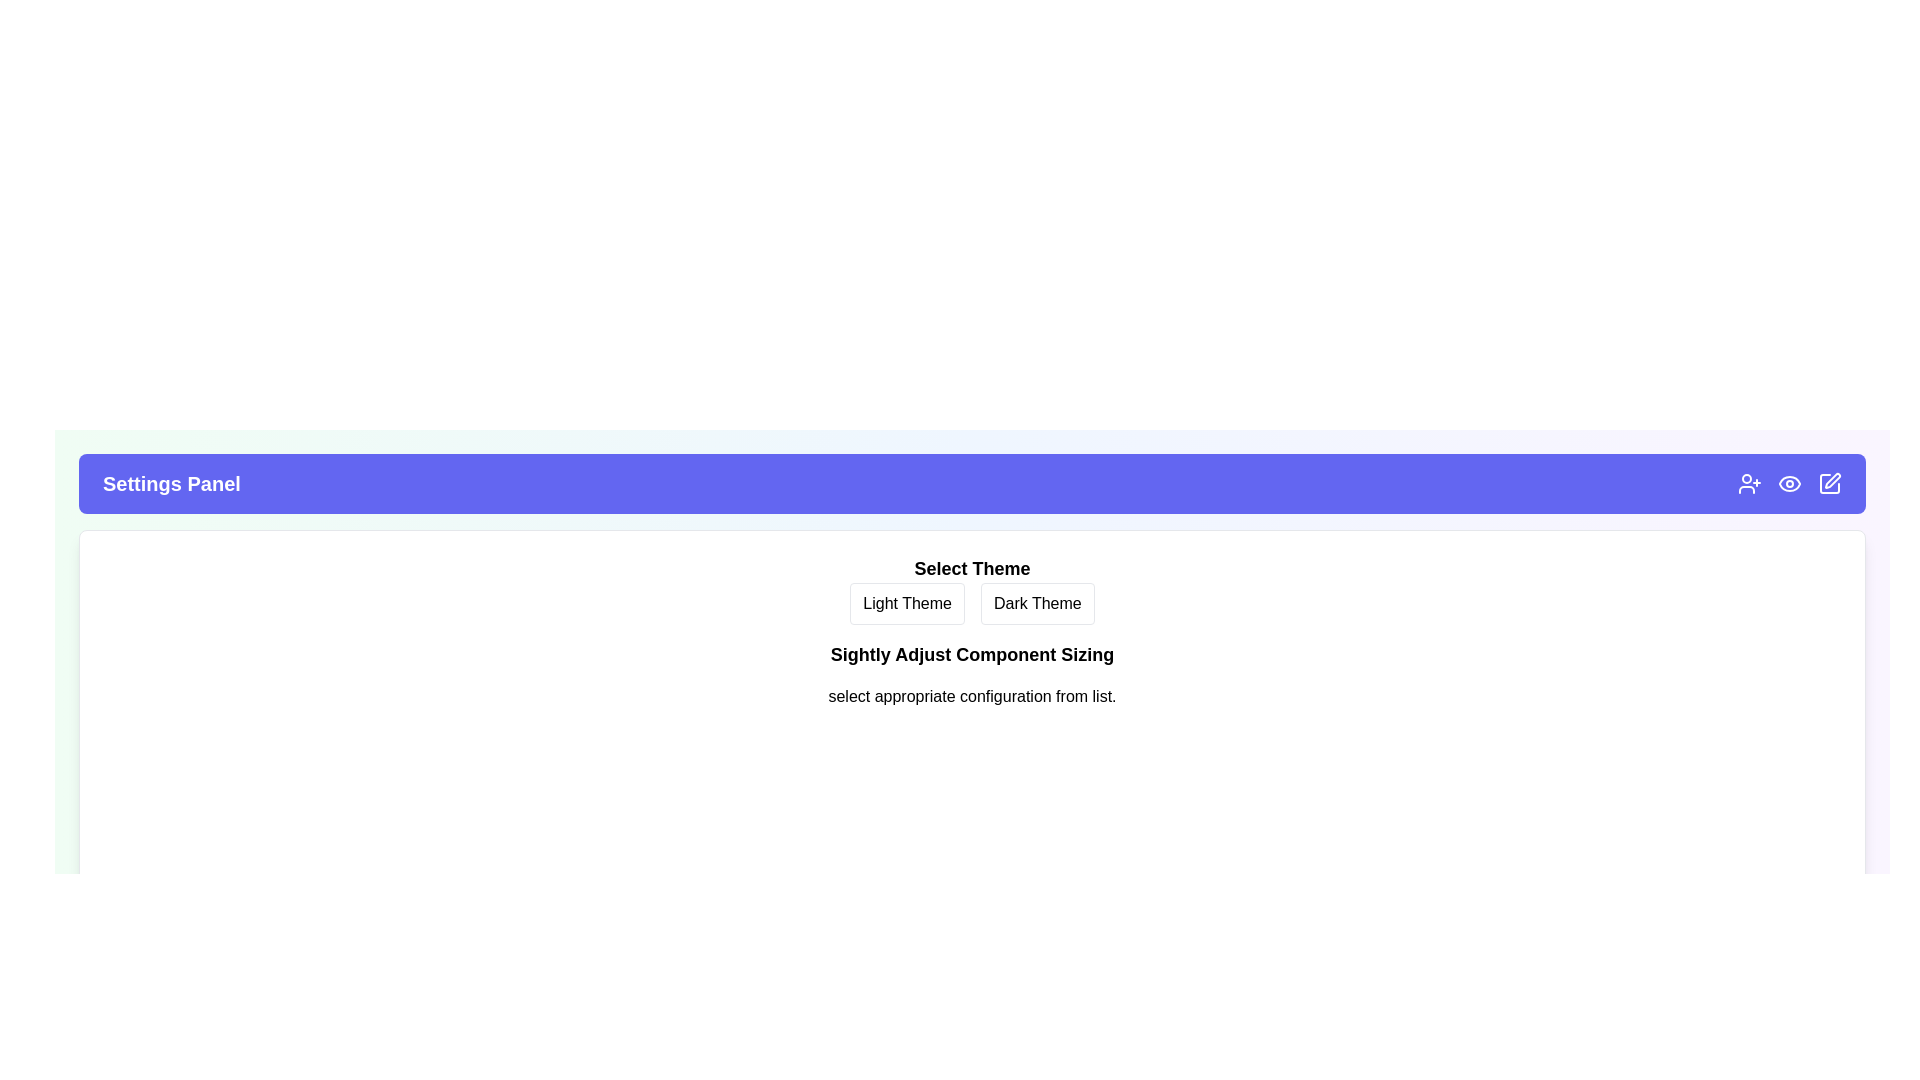  Describe the element at coordinates (1833, 481) in the screenshot. I see `the graphic icon resembling a pen within a square located in the toolbar at the top-right corner of the interface, which likely triggers an editing or pen functionality action` at that location.